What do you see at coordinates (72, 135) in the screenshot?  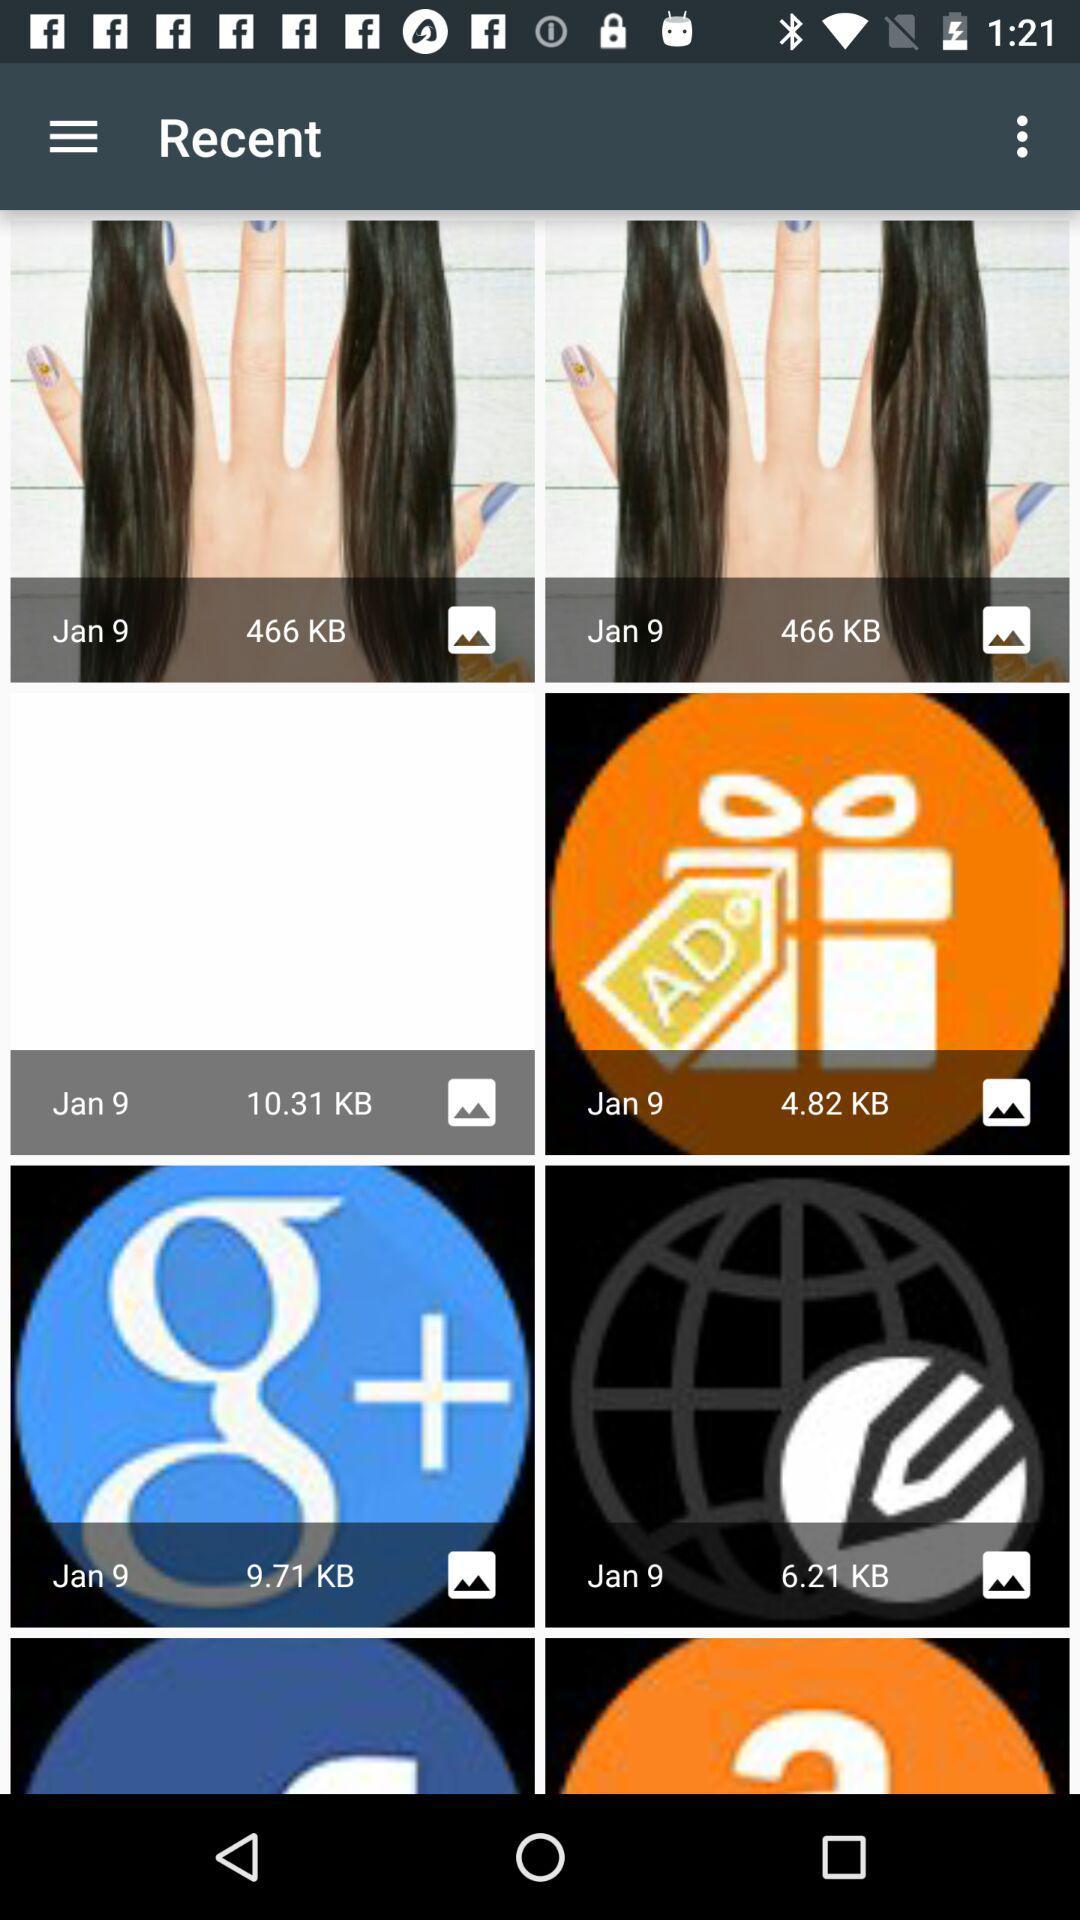 I see `the icon to the left of recent app` at bounding box center [72, 135].